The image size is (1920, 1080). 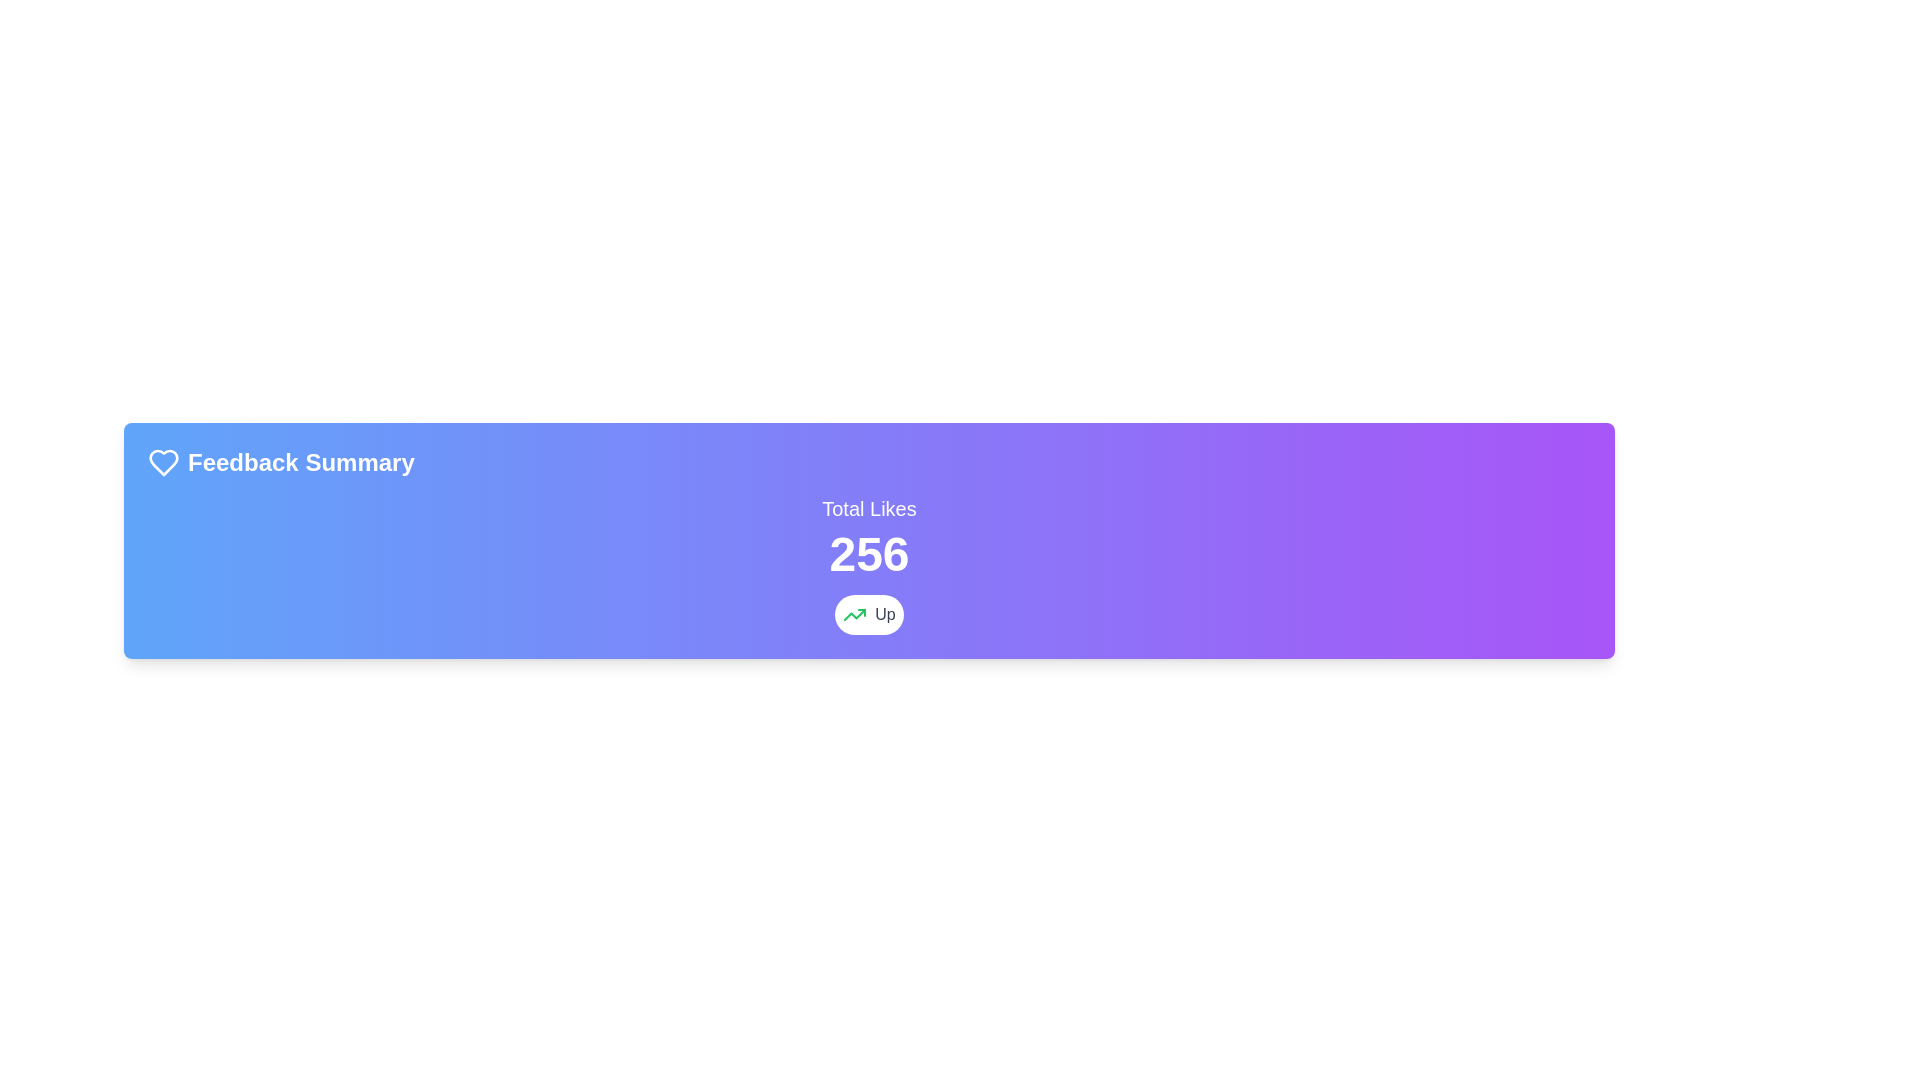 I want to click on the trend indicated by the green upward-slanting zigzag arrow in the lower right portion of the interface, which is part of an SVG icon, so click(x=855, y=613).